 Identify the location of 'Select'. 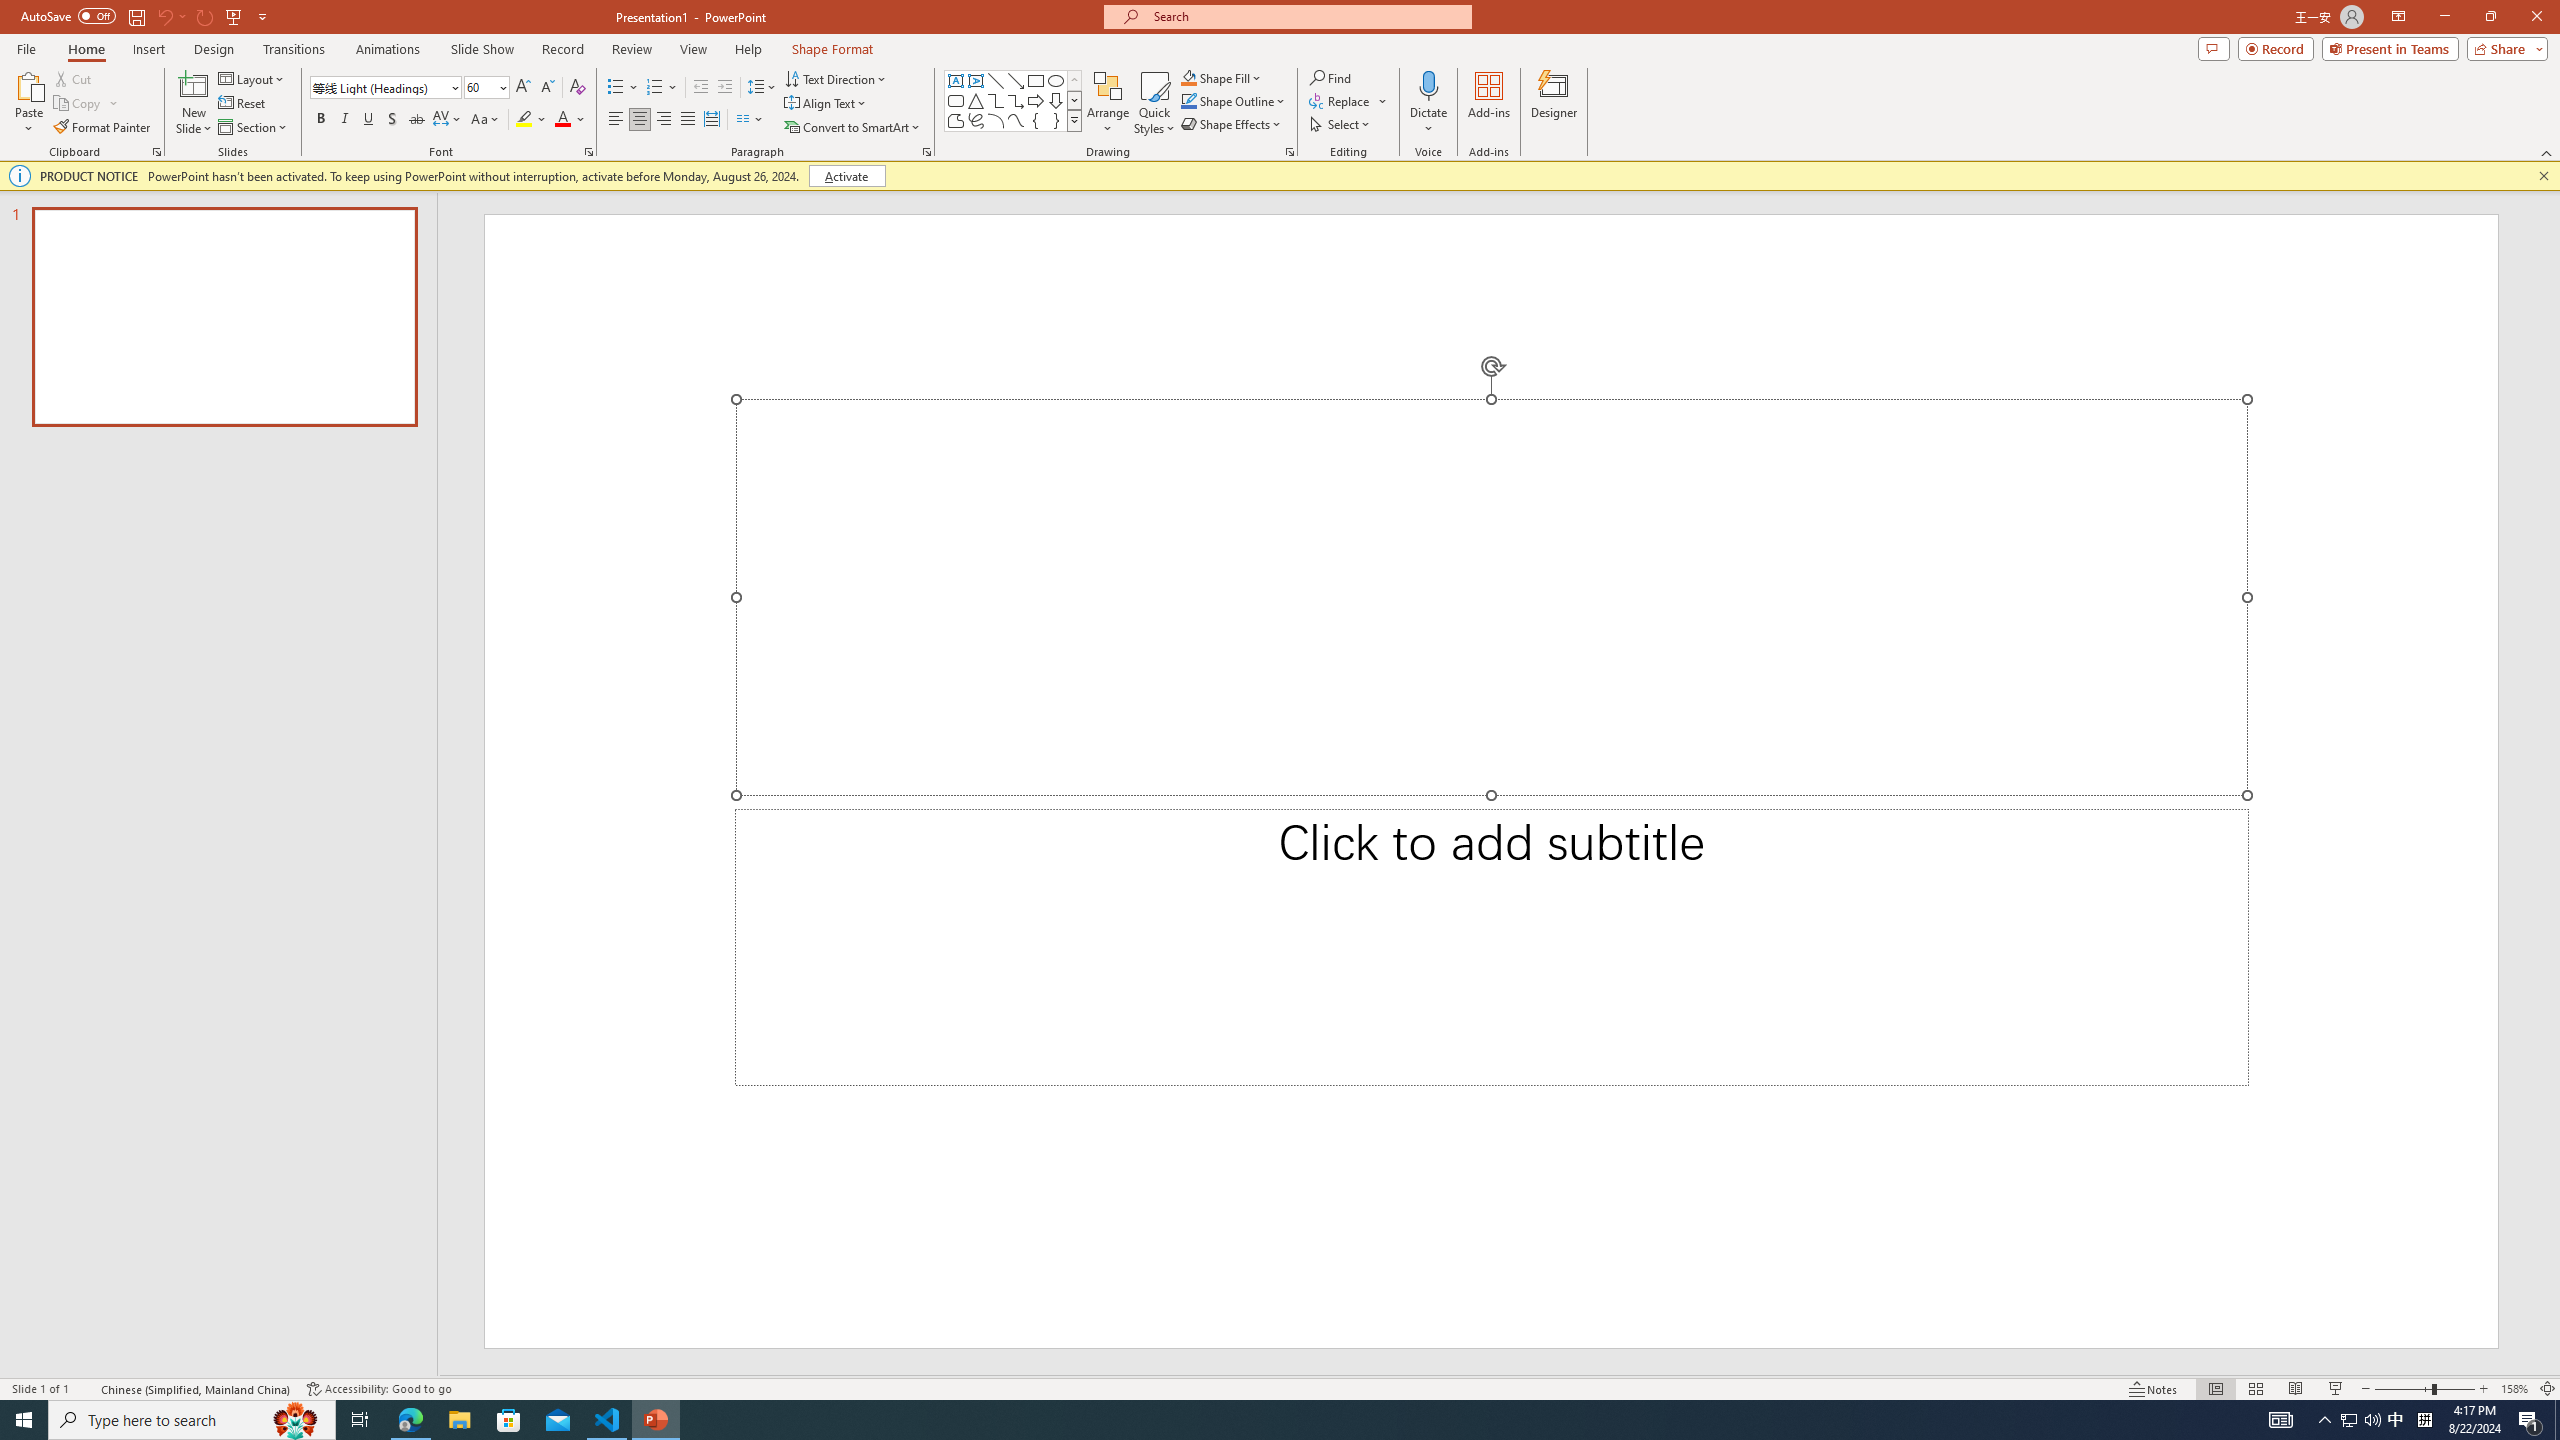
(1341, 122).